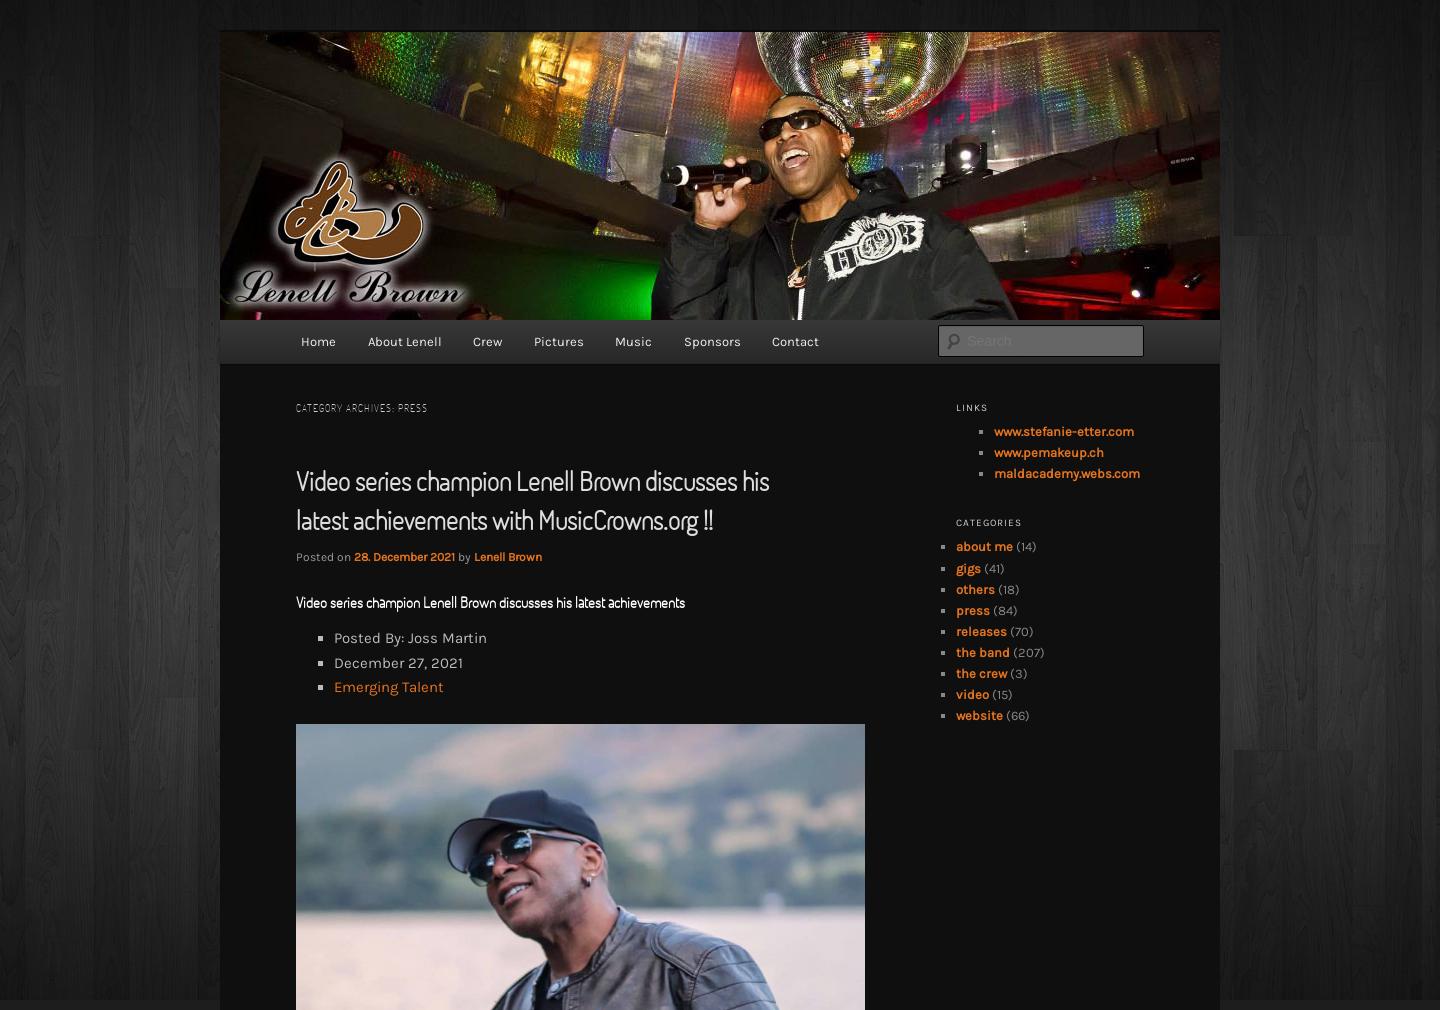 The image size is (1440, 1010). Describe the element at coordinates (956, 407) in the screenshot. I see `'Links'` at that location.